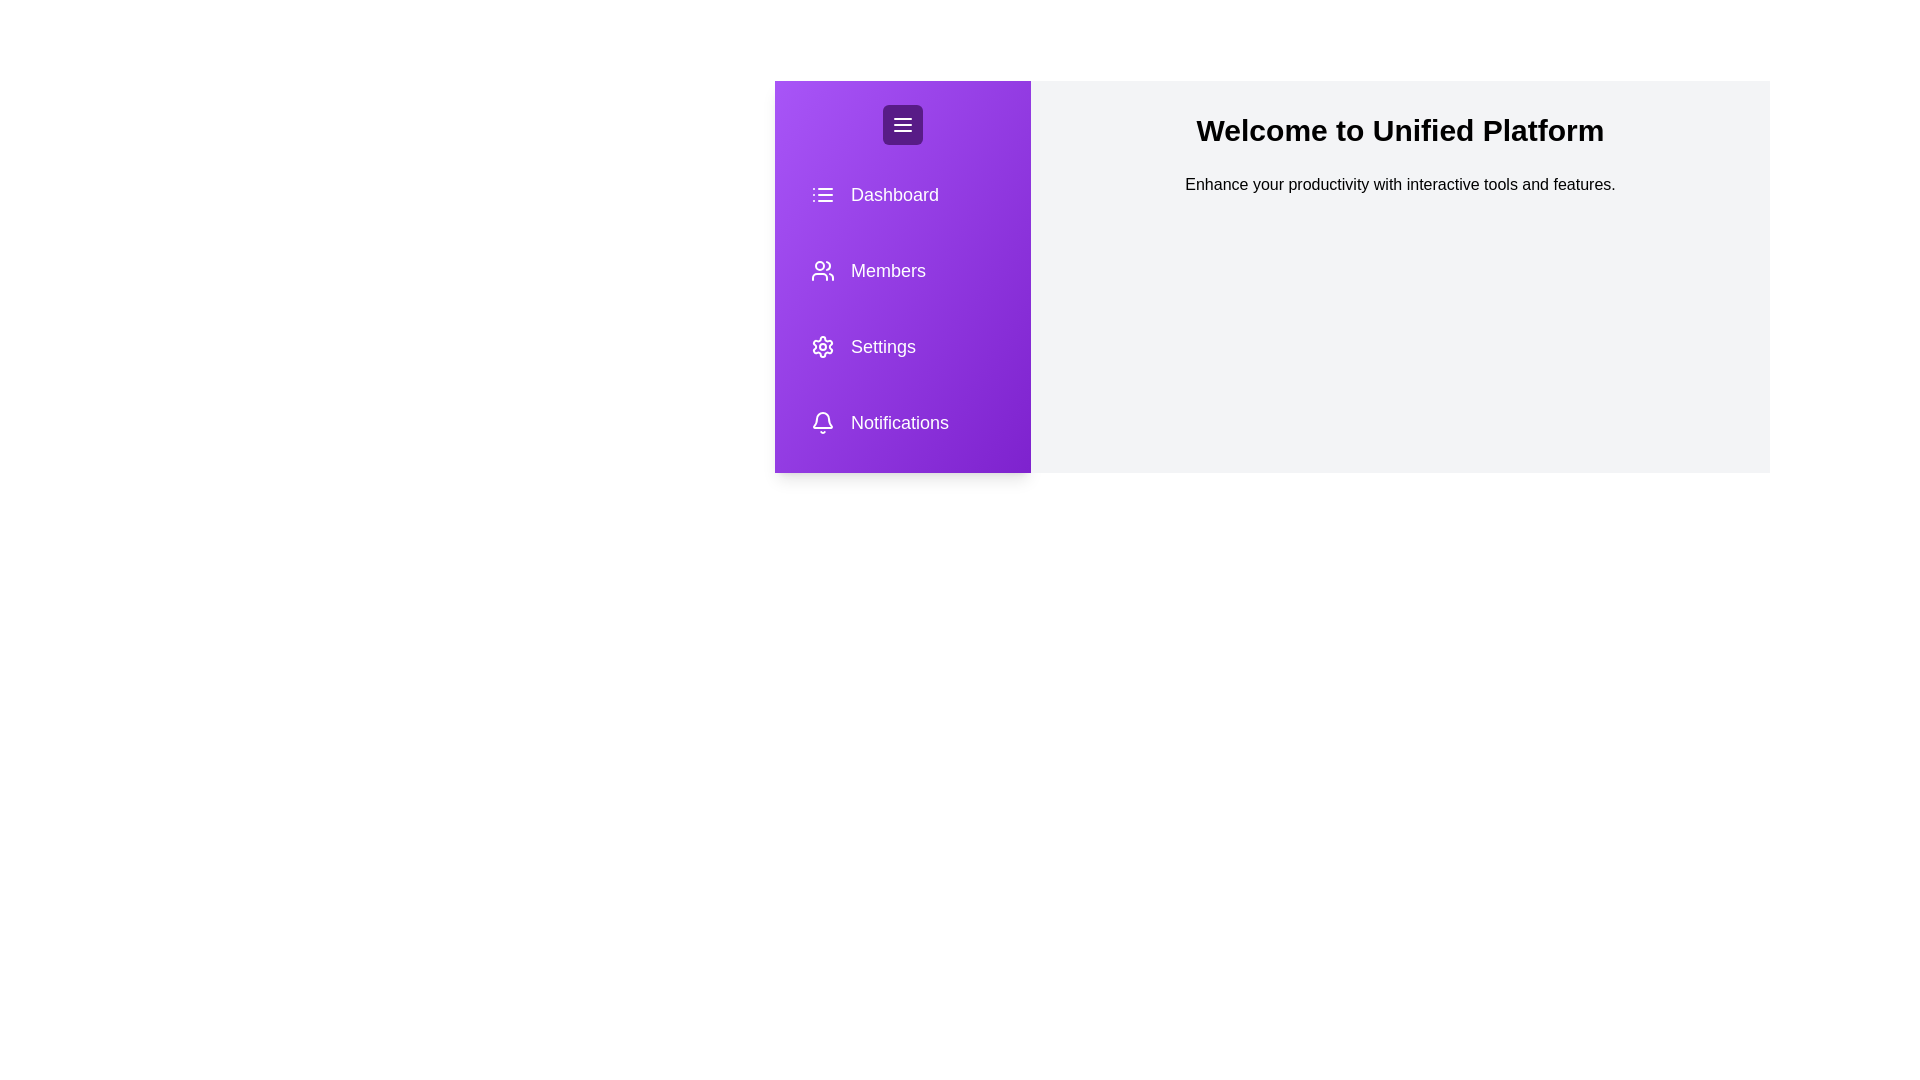  What do you see at coordinates (901, 346) in the screenshot?
I see `the sidebar item labeled Settings` at bounding box center [901, 346].